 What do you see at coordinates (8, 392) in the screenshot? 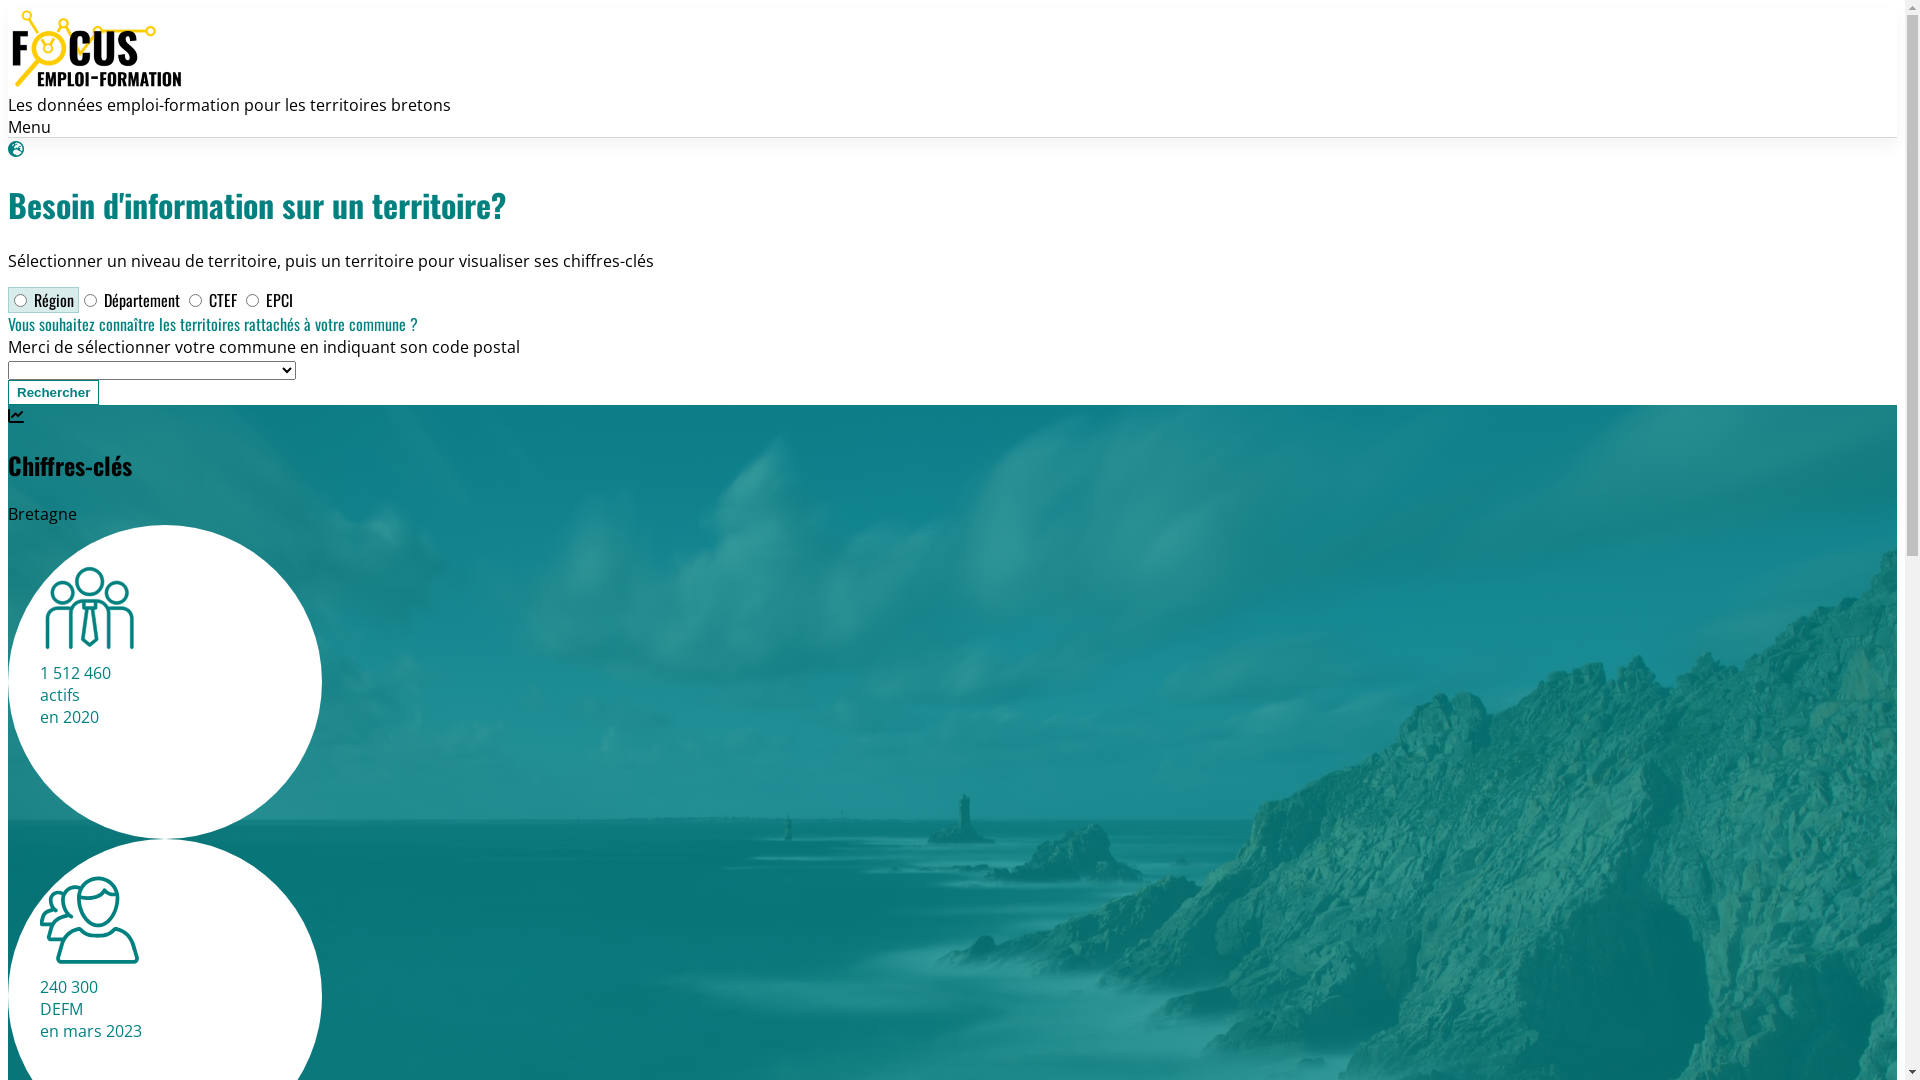
I see `'Rechercher'` at bounding box center [8, 392].